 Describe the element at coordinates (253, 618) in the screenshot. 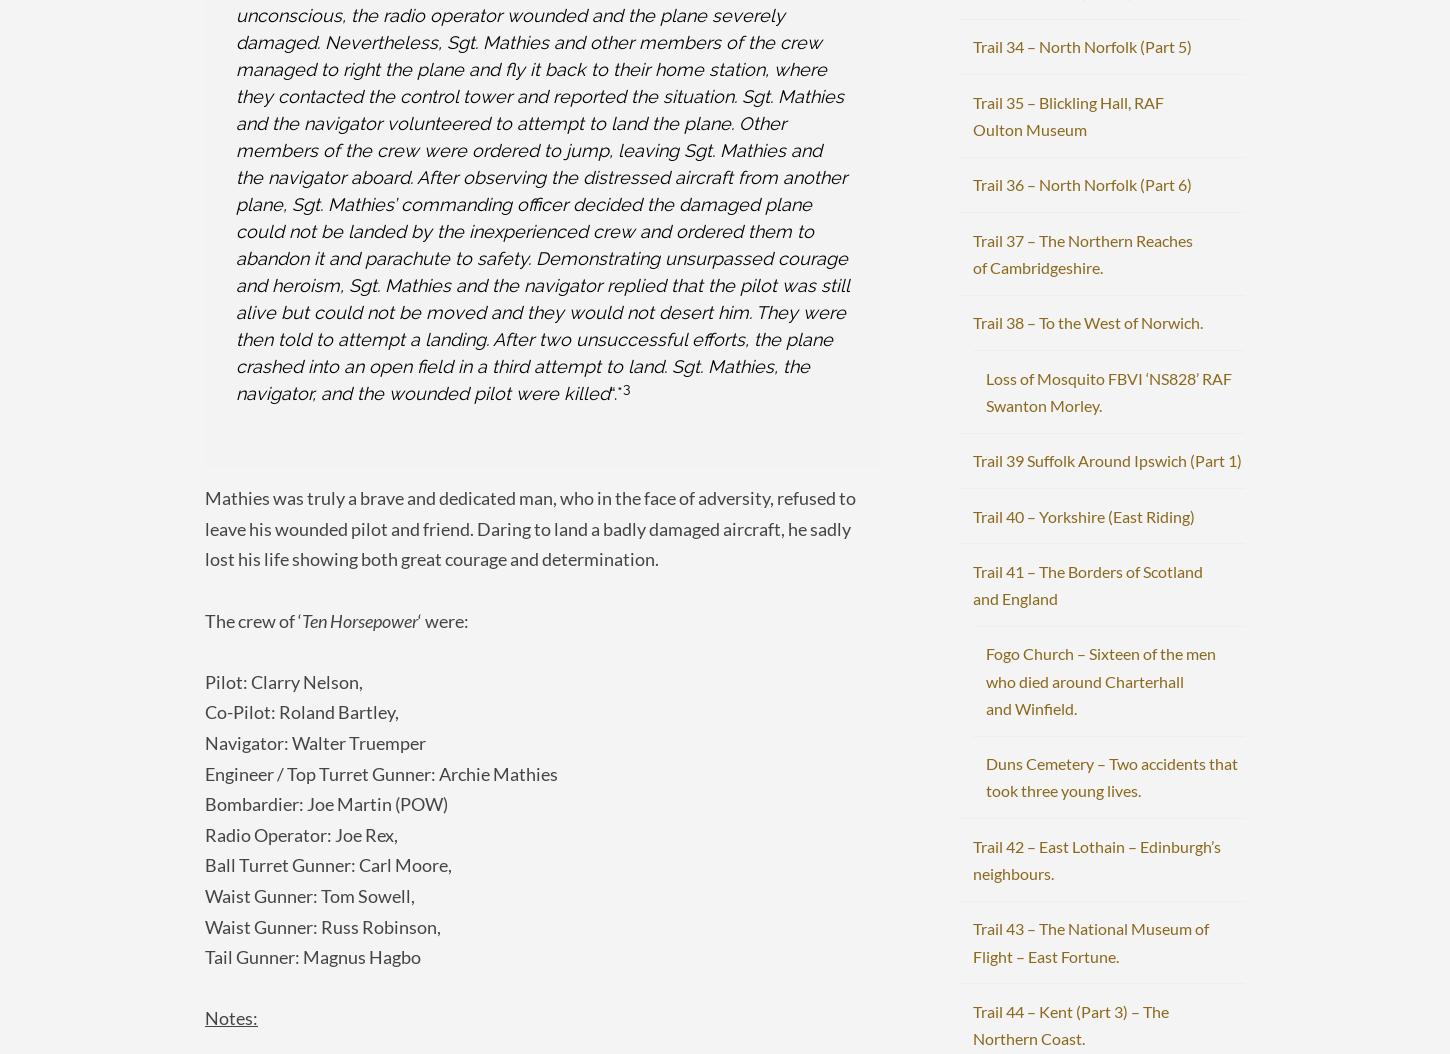

I see `'The crew of ‘'` at that location.